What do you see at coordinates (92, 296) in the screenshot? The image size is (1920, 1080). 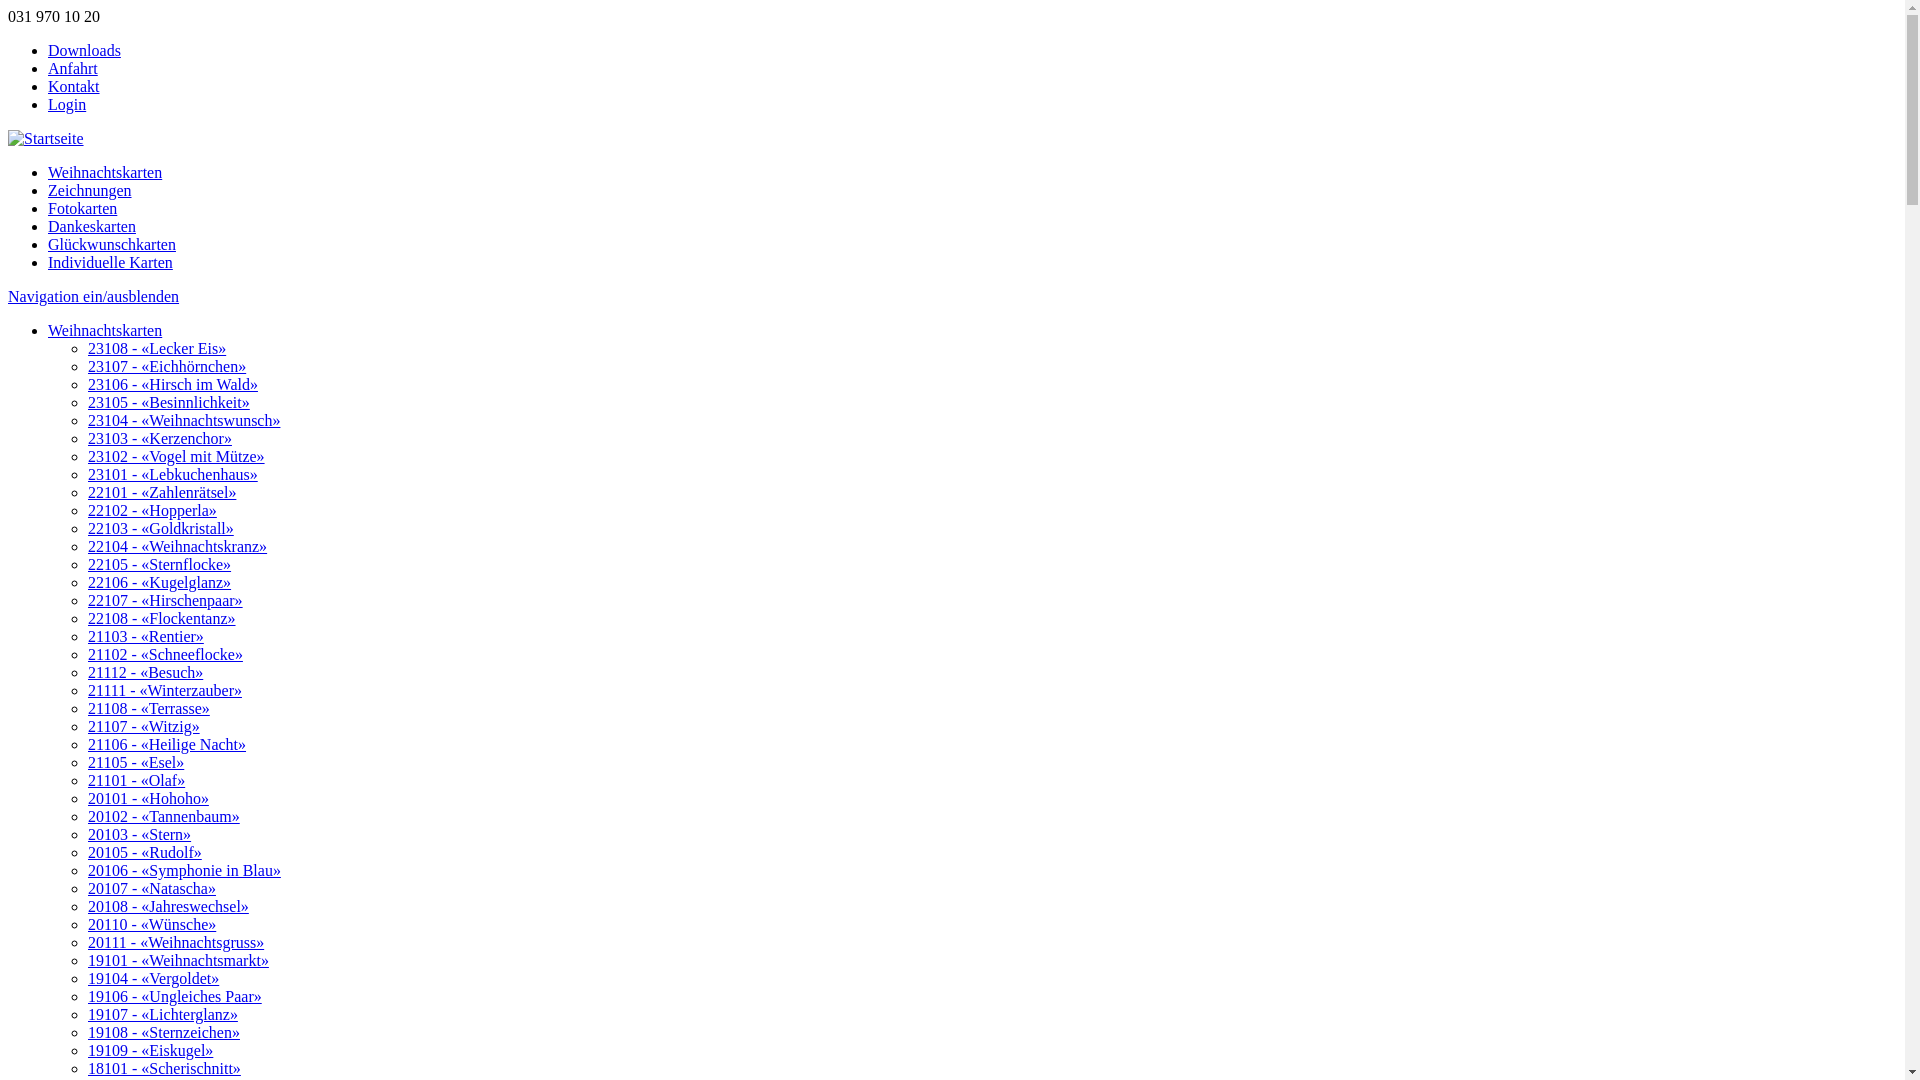 I see `'Navigation ein/ausblenden'` at bounding box center [92, 296].